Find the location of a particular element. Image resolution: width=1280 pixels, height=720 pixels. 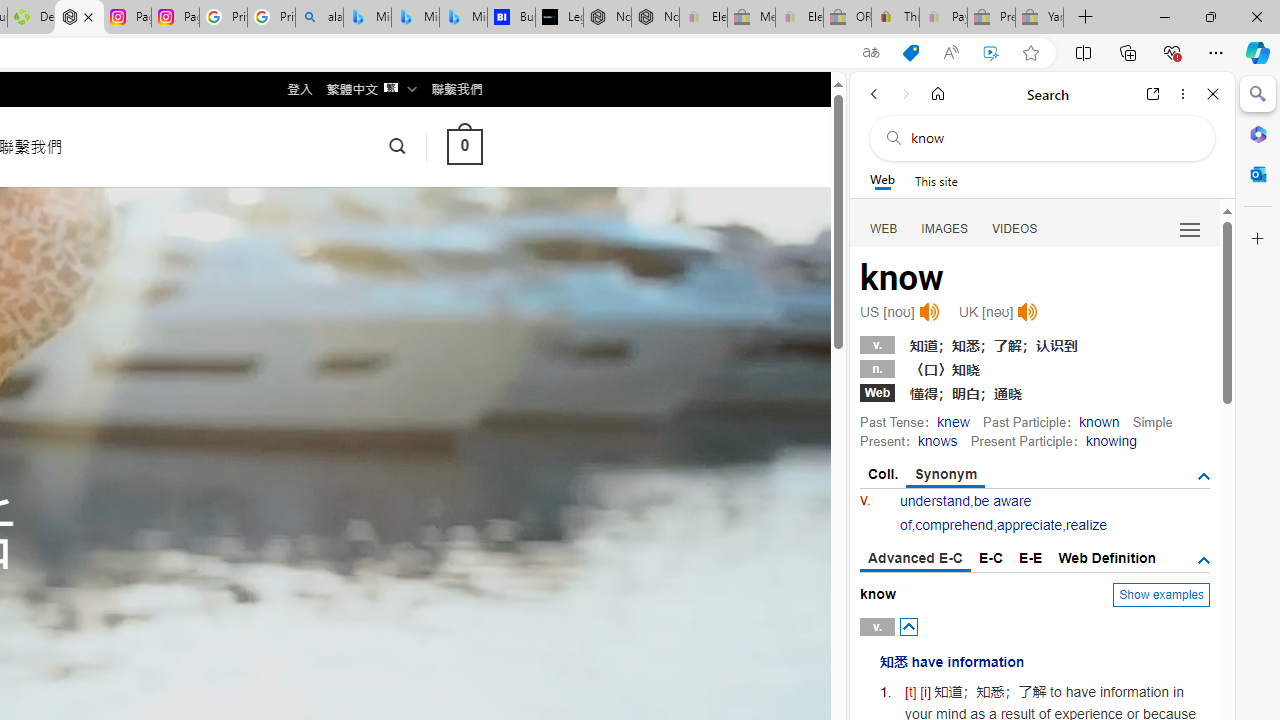

'realize' is located at coordinates (1085, 524).